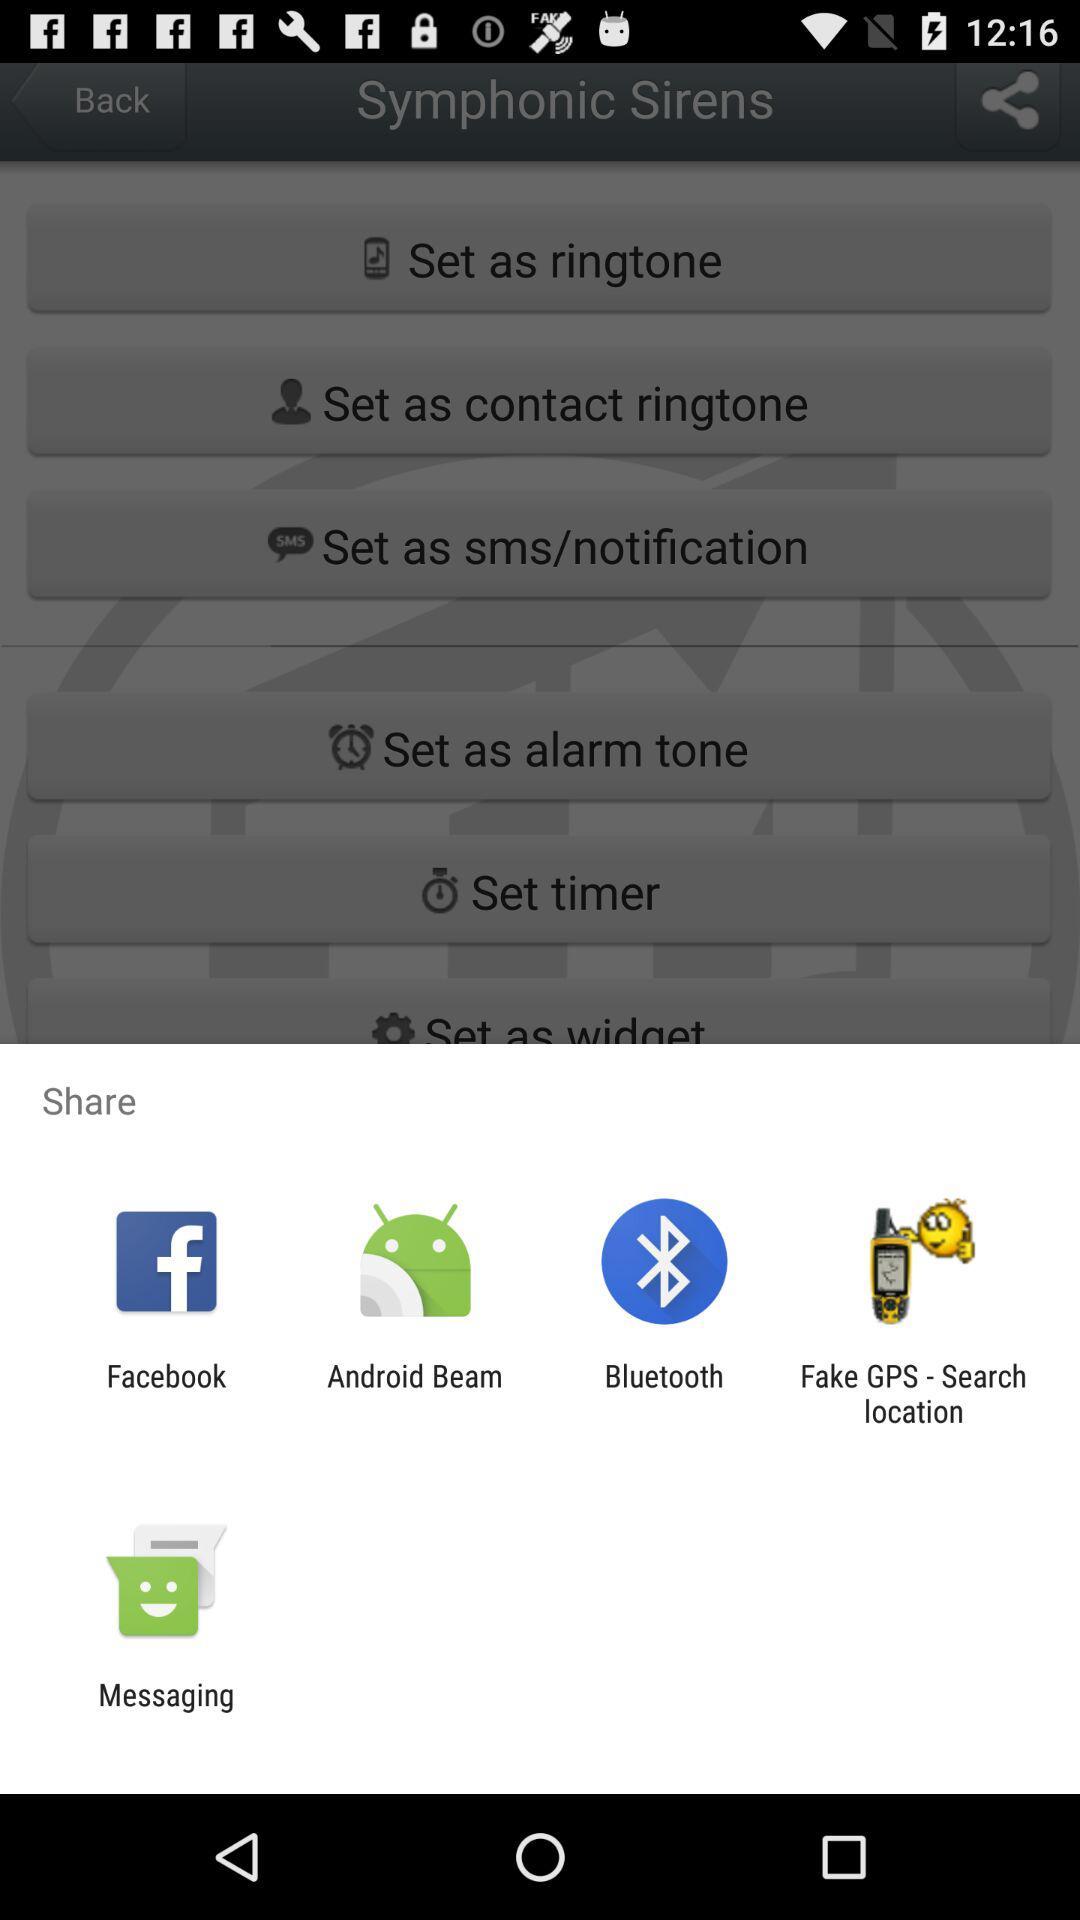 The width and height of the screenshot is (1080, 1920). Describe the element at coordinates (414, 1392) in the screenshot. I see `android beam icon` at that location.